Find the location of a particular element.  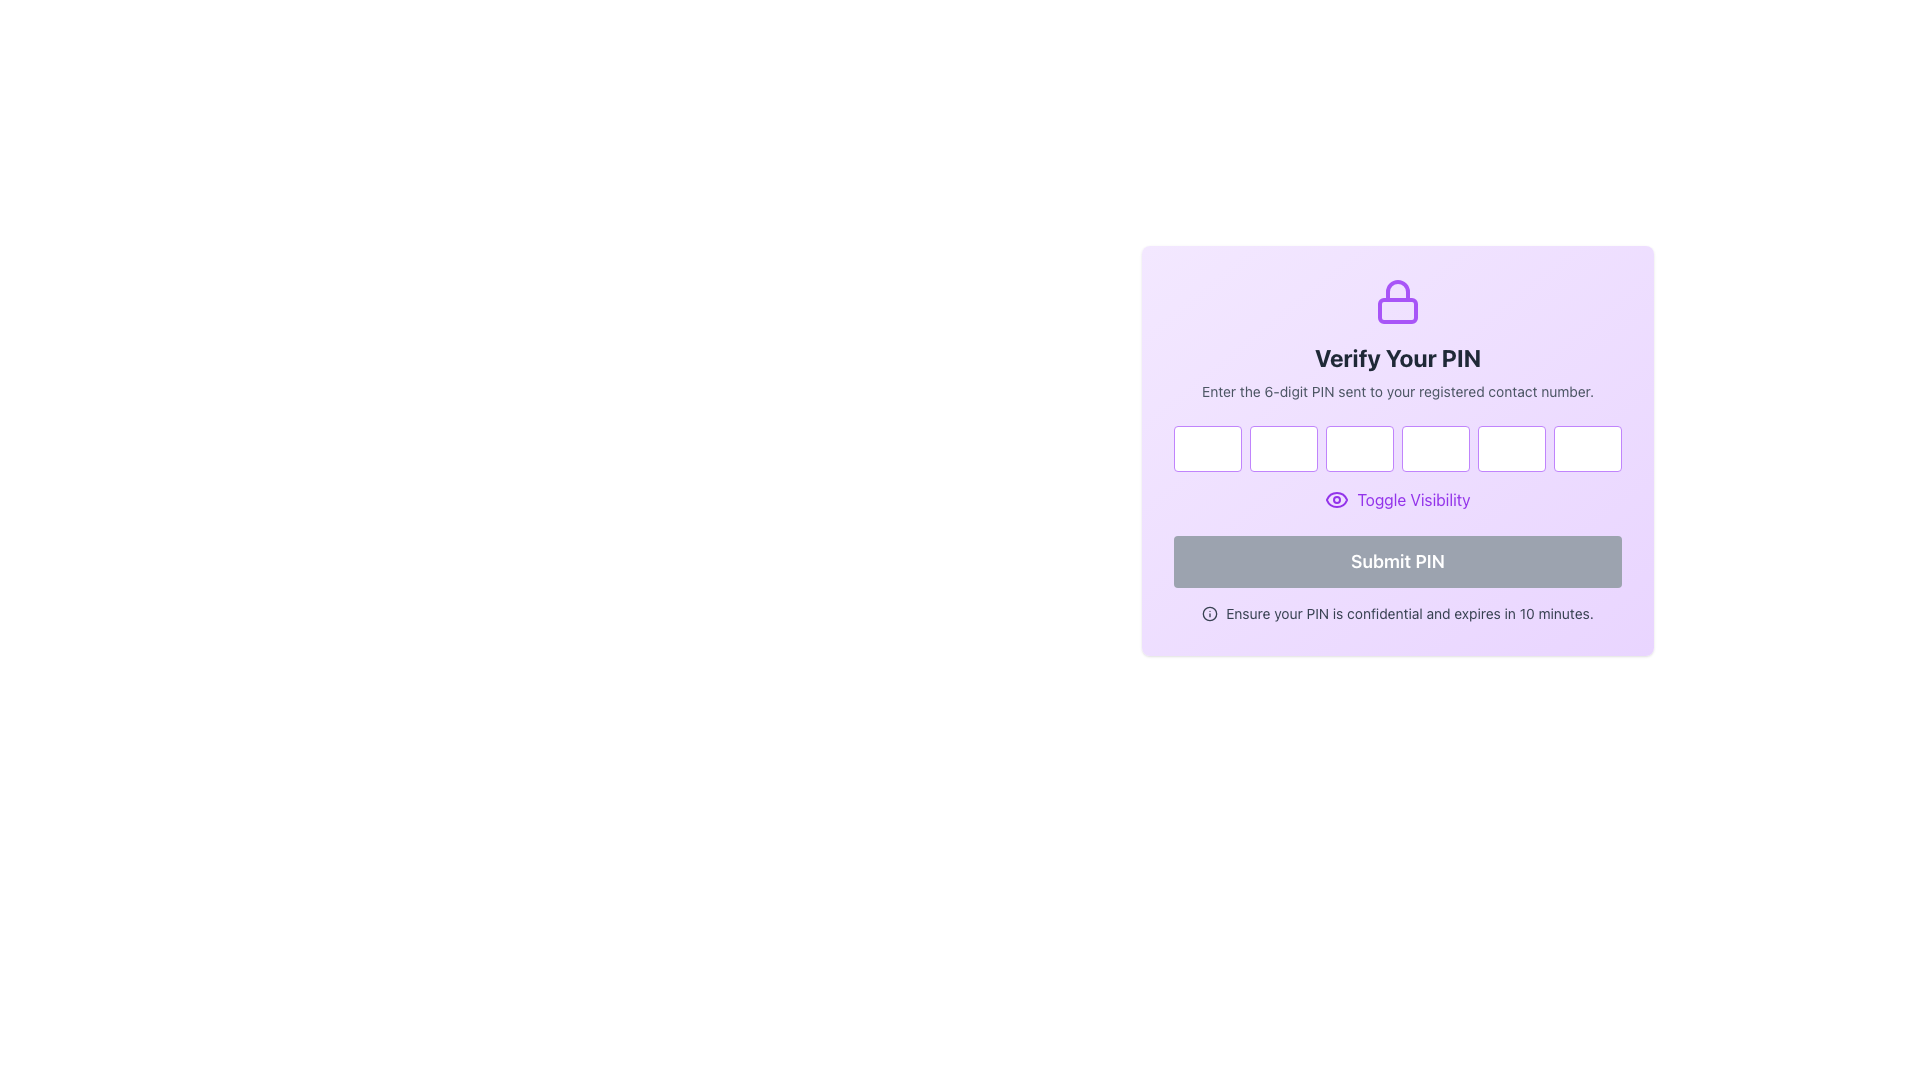

the toggle button for PIN entry visibility located centrally within the card area above the 'Submit PIN' button is located at coordinates (1396, 499).